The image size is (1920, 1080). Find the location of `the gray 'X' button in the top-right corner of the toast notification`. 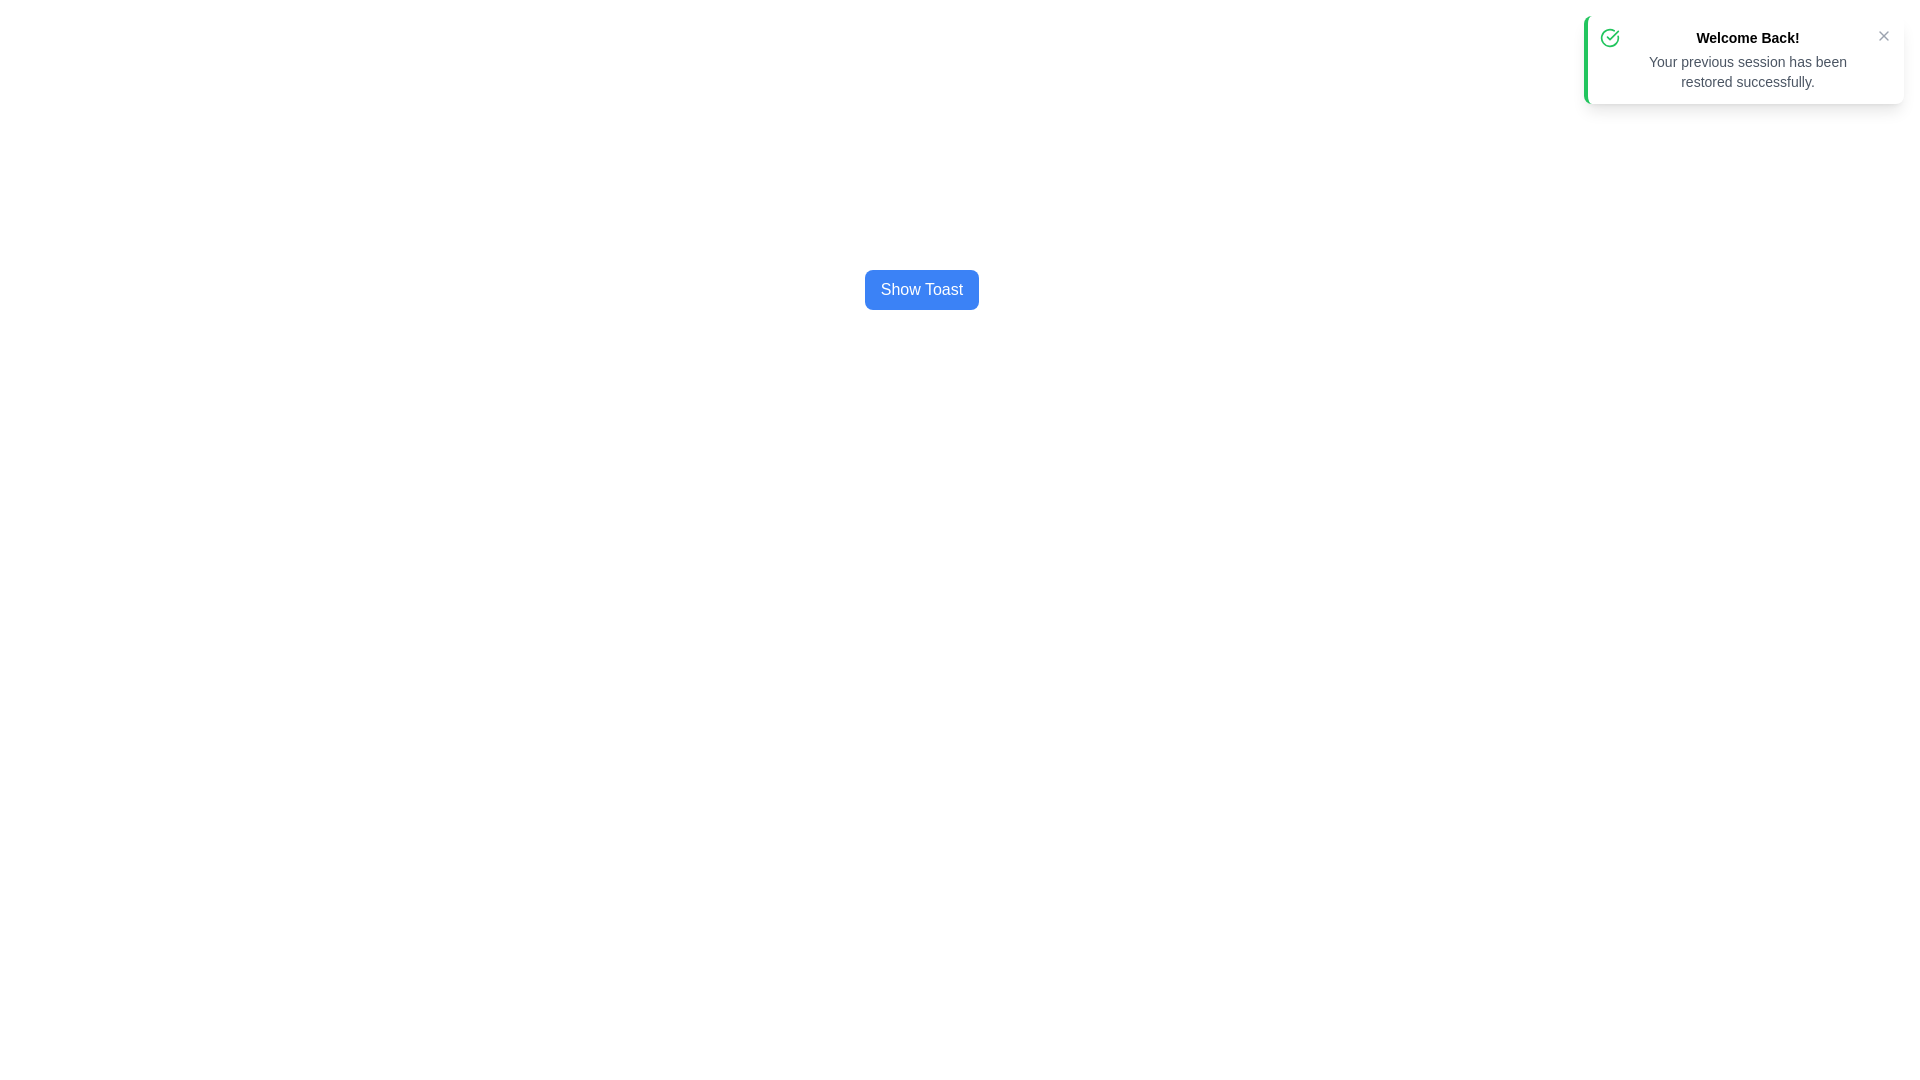

the gray 'X' button in the top-right corner of the toast notification is located at coordinates (1882, 35).